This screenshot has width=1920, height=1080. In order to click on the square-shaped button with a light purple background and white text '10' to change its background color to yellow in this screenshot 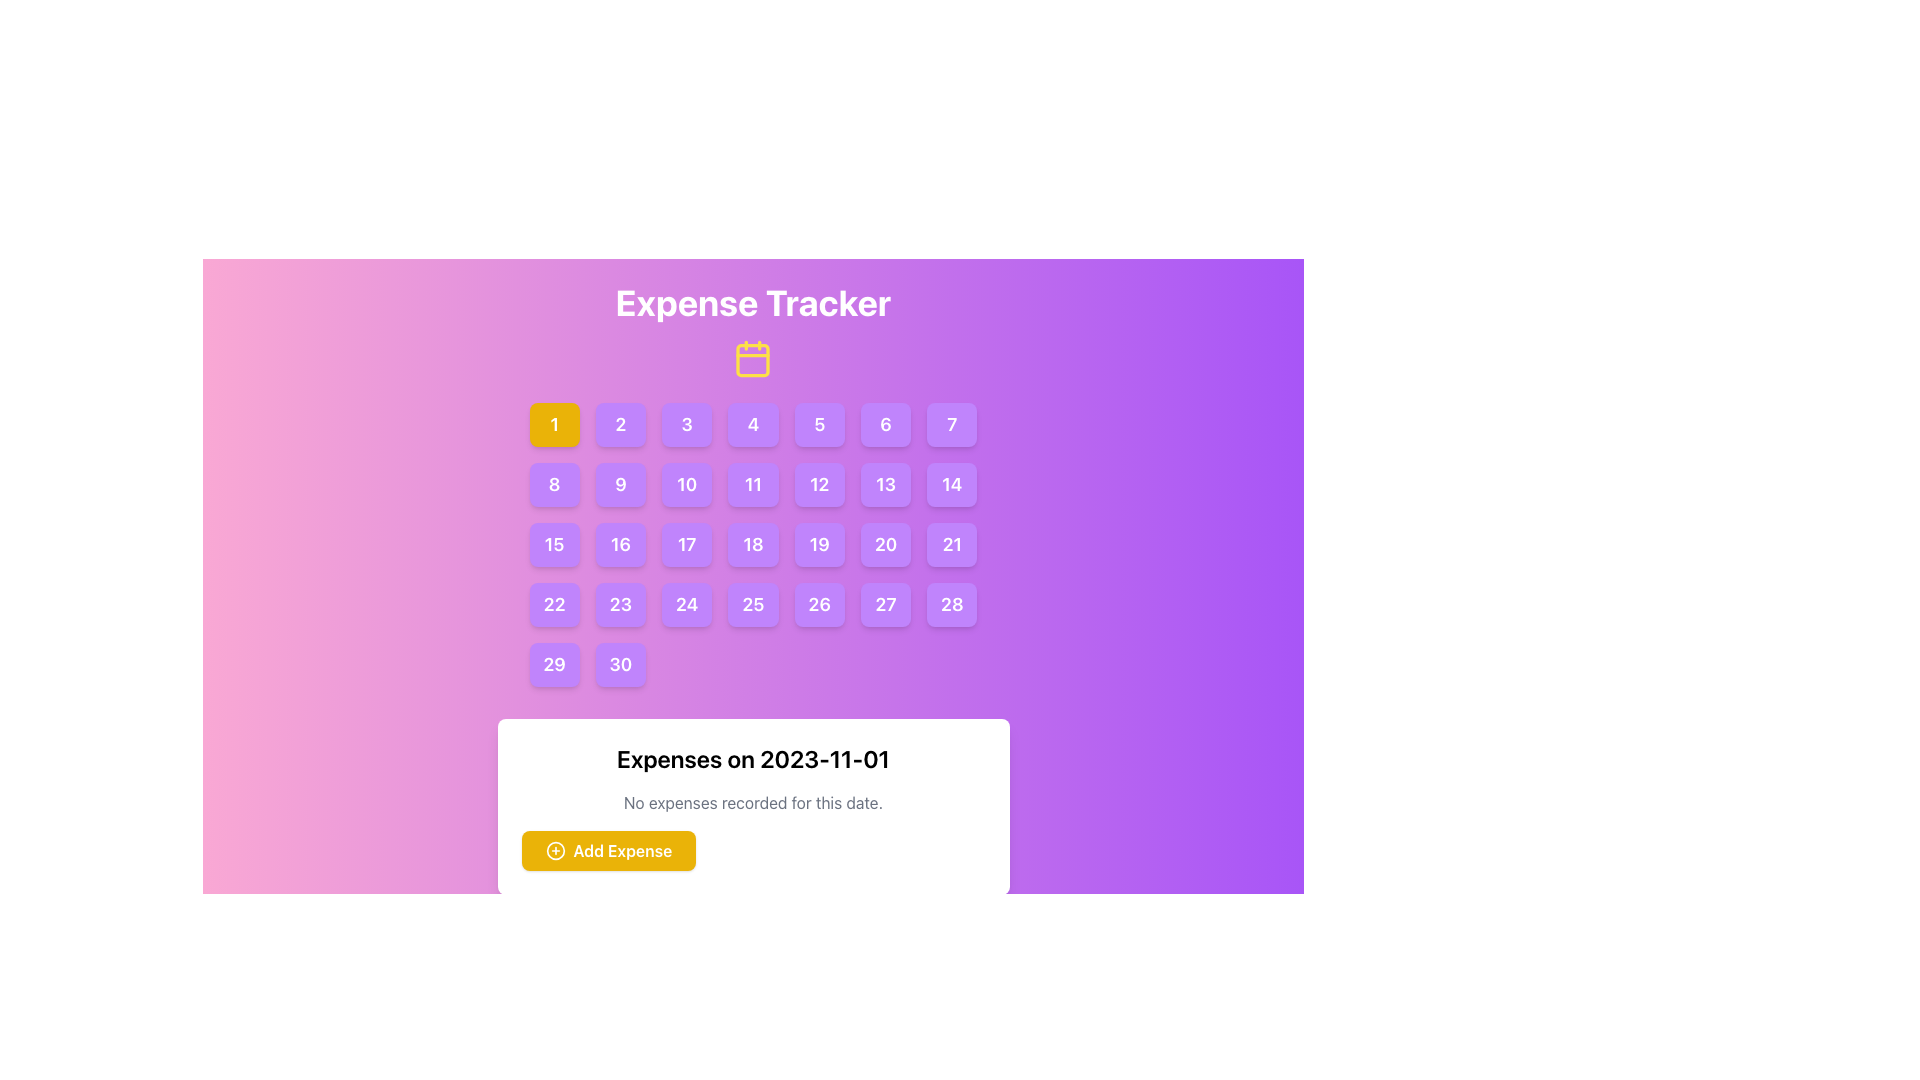, I will do `click(687, 485)`.